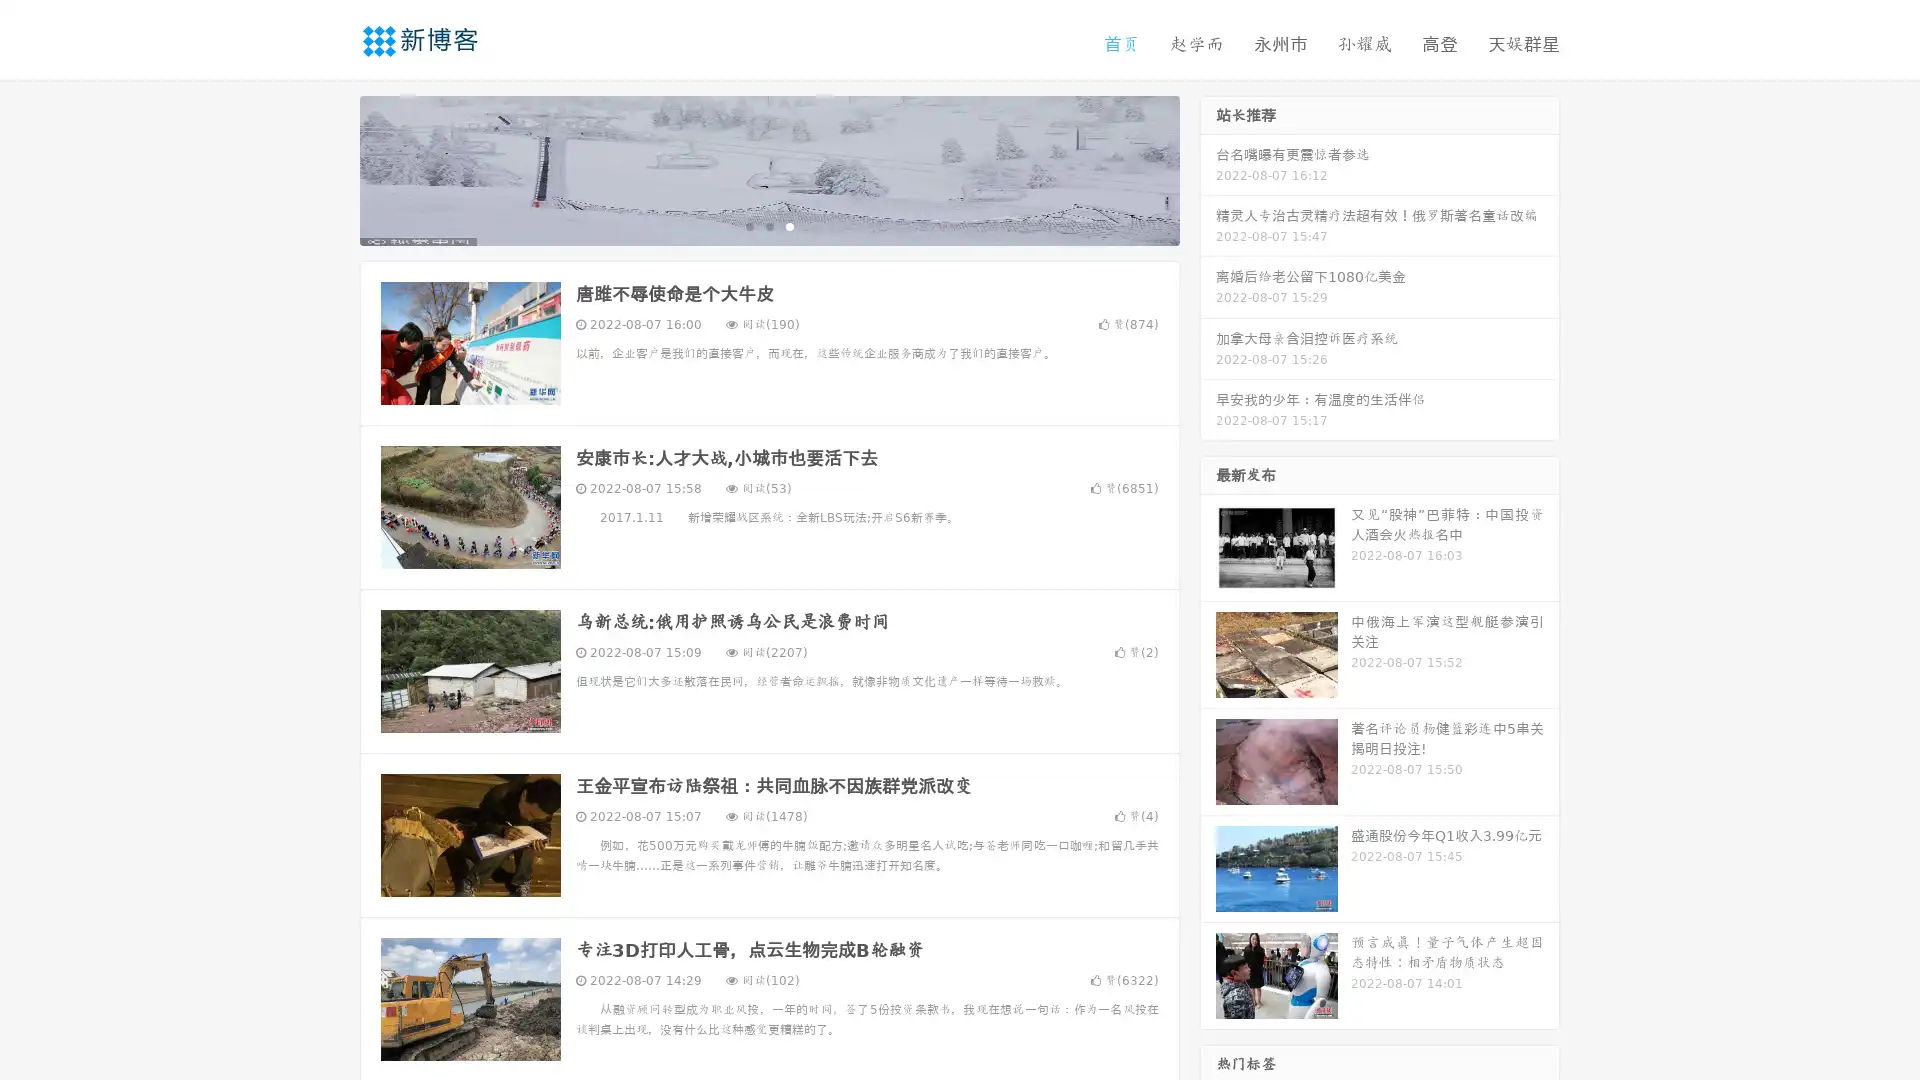  Describe the element at coordinates (768, 225) in the screenshot. I see `Go to slide 2` at that location.